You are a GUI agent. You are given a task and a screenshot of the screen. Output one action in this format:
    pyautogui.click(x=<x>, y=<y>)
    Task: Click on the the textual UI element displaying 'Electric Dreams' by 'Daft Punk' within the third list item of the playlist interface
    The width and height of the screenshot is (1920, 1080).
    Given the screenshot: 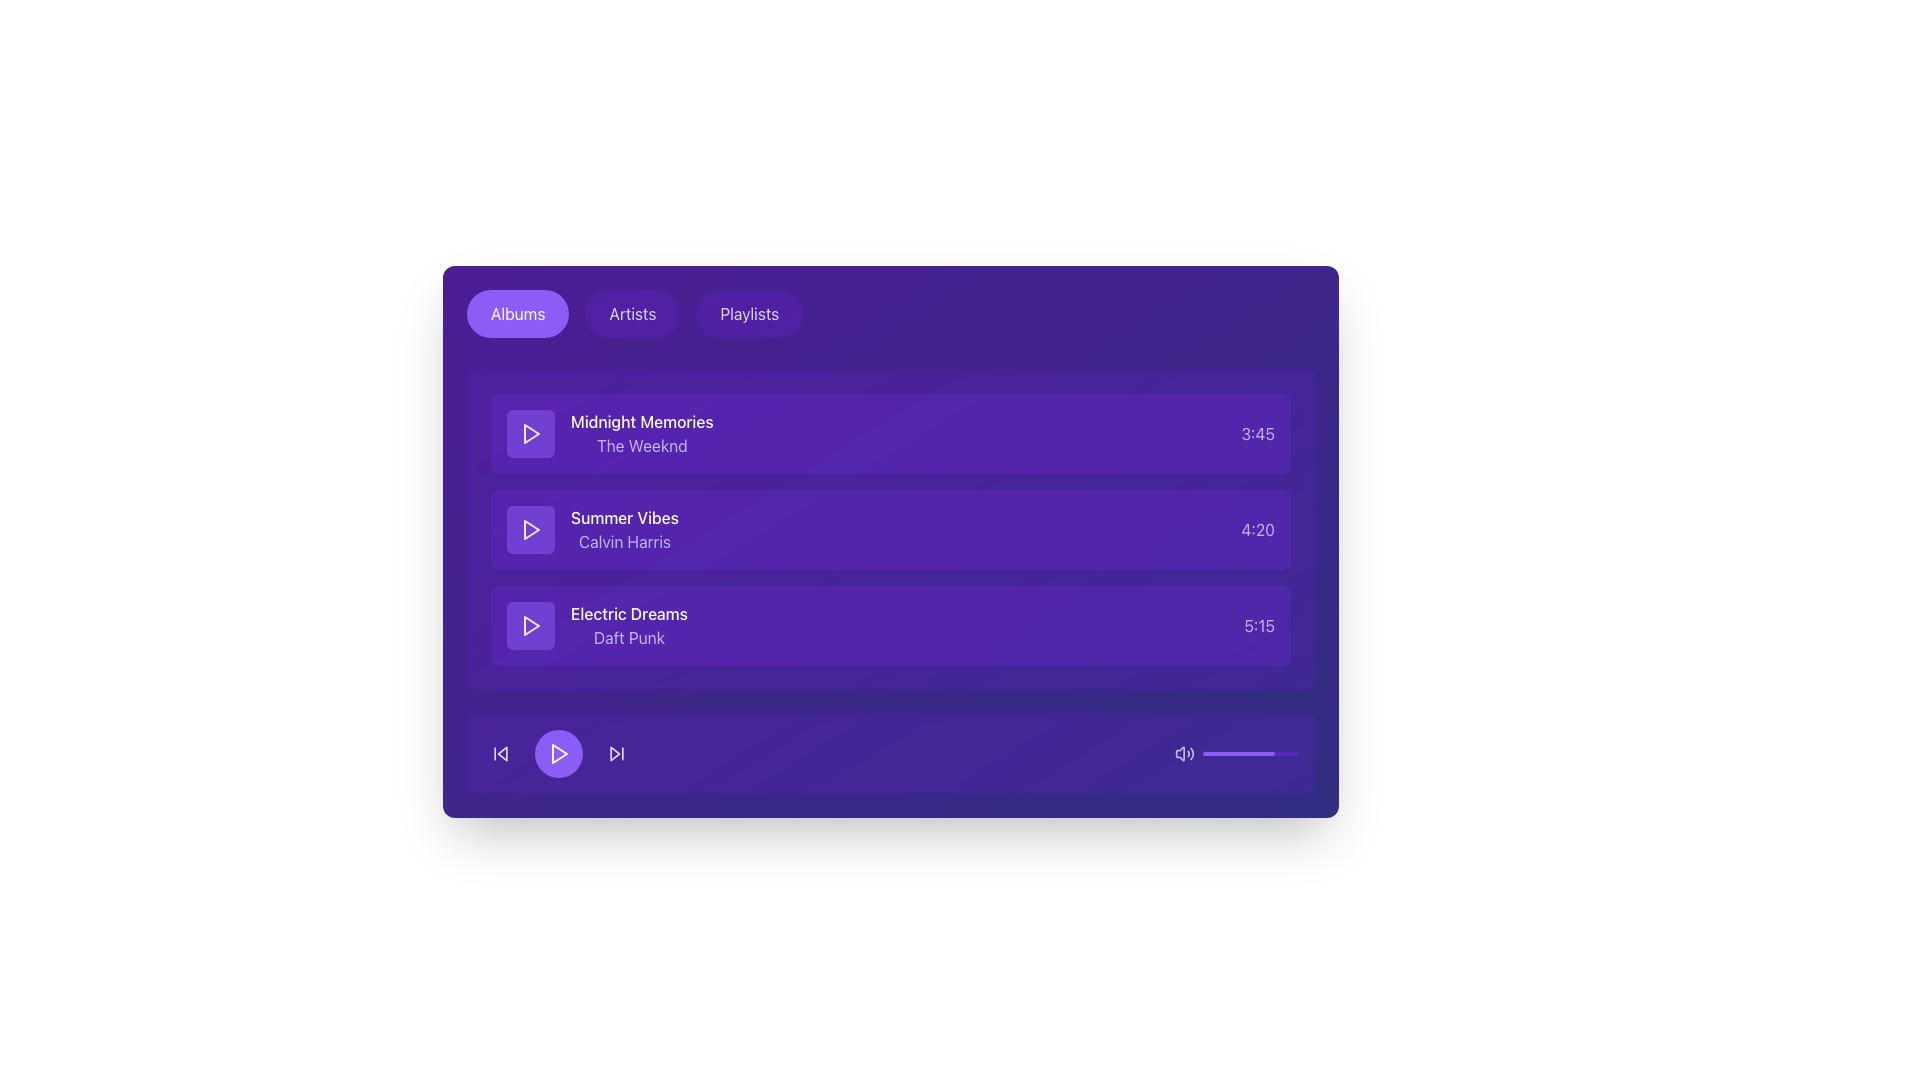 What is the action you would take?
    pyautogui.click(x=628, y=624)
    